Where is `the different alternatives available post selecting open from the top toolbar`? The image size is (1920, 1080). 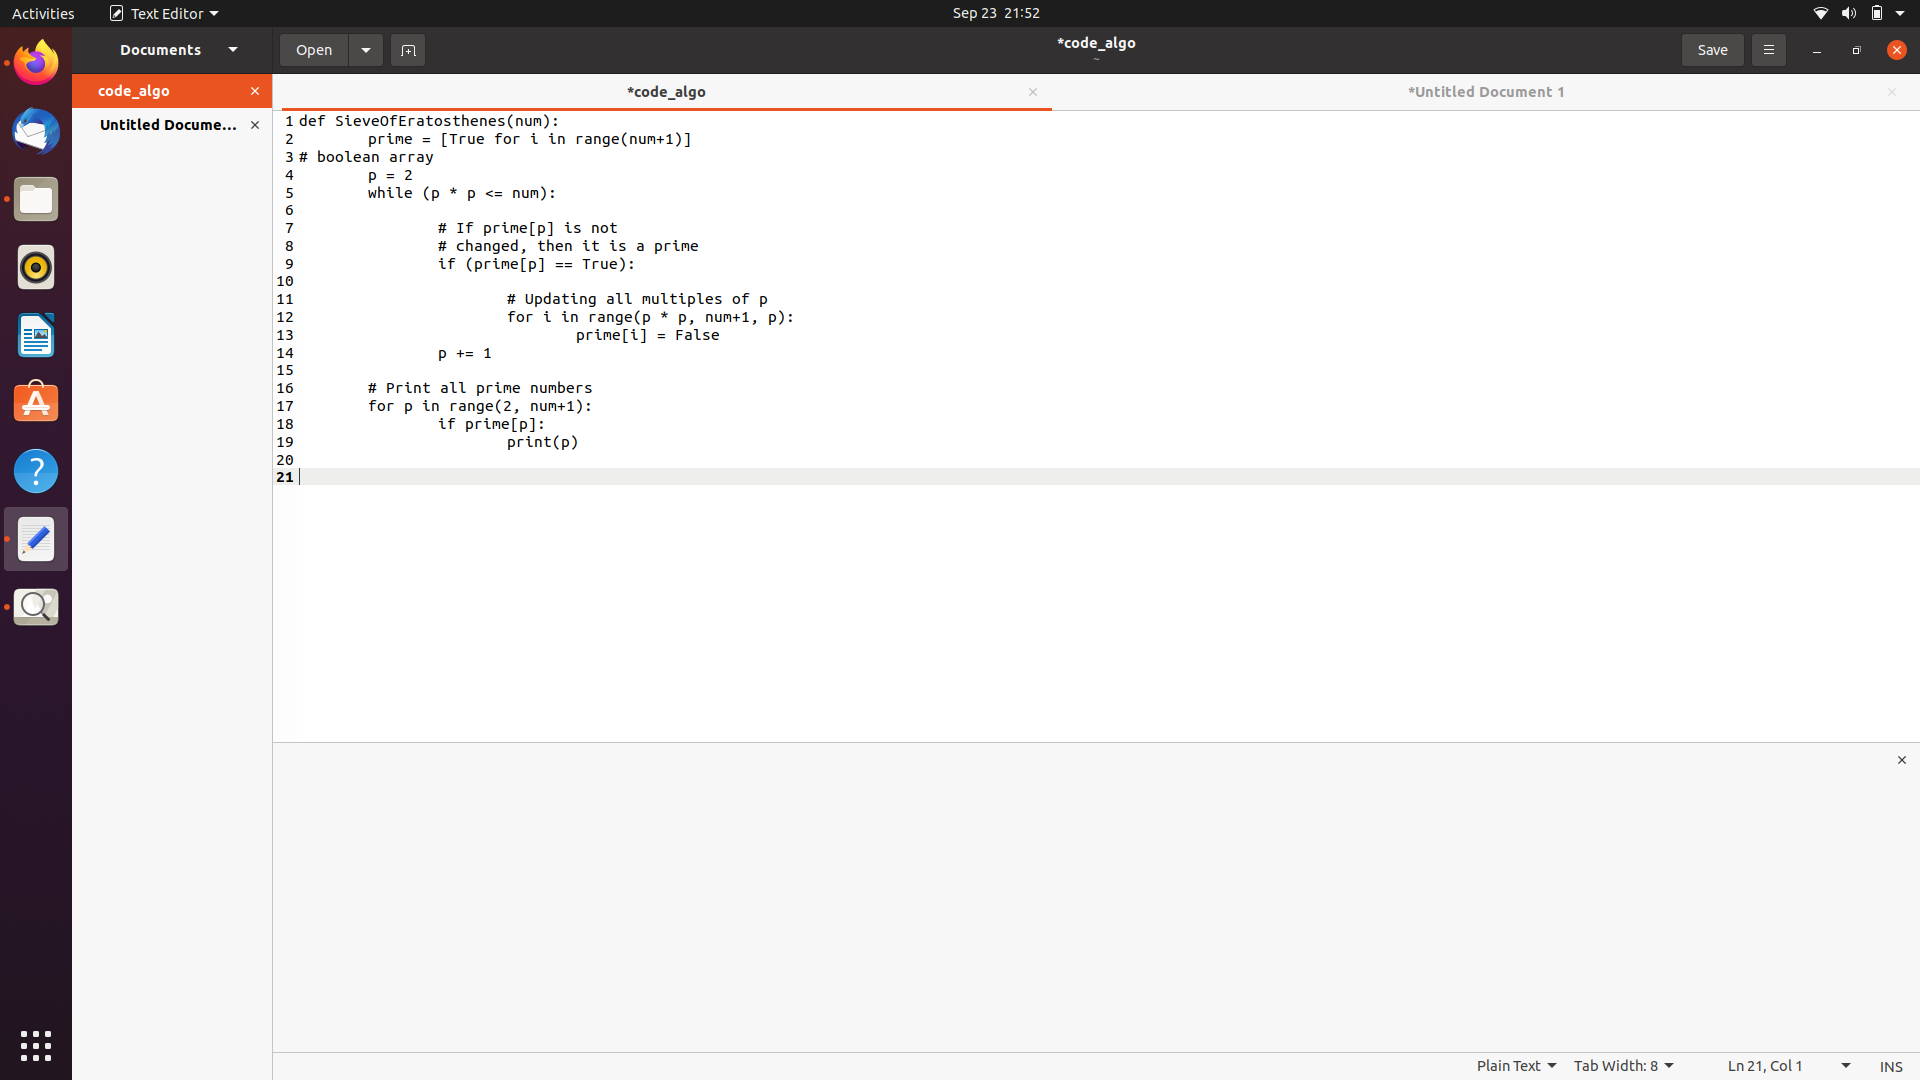 the different alternatives available post selecting open from the top toolbar is located at coordinates (366, 48).